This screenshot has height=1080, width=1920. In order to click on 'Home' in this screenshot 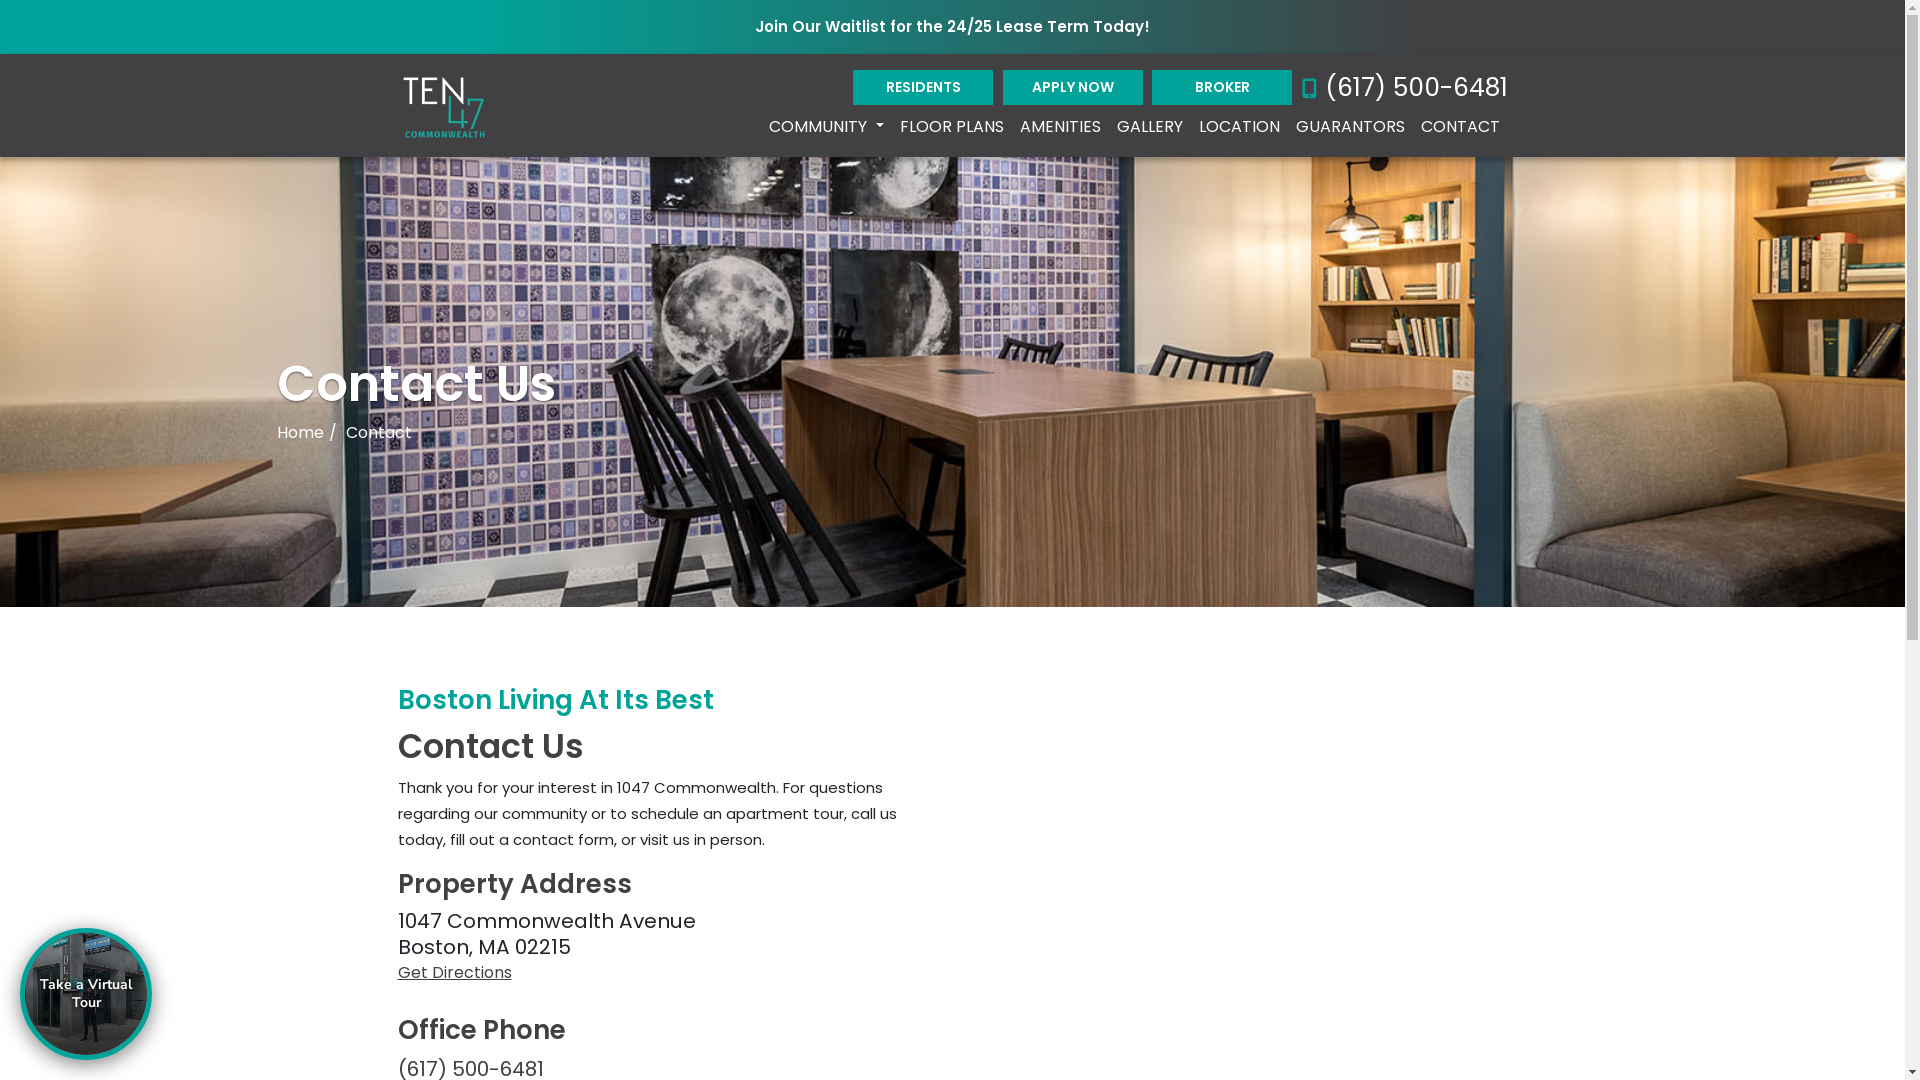, I will do `click(299, 431)`.